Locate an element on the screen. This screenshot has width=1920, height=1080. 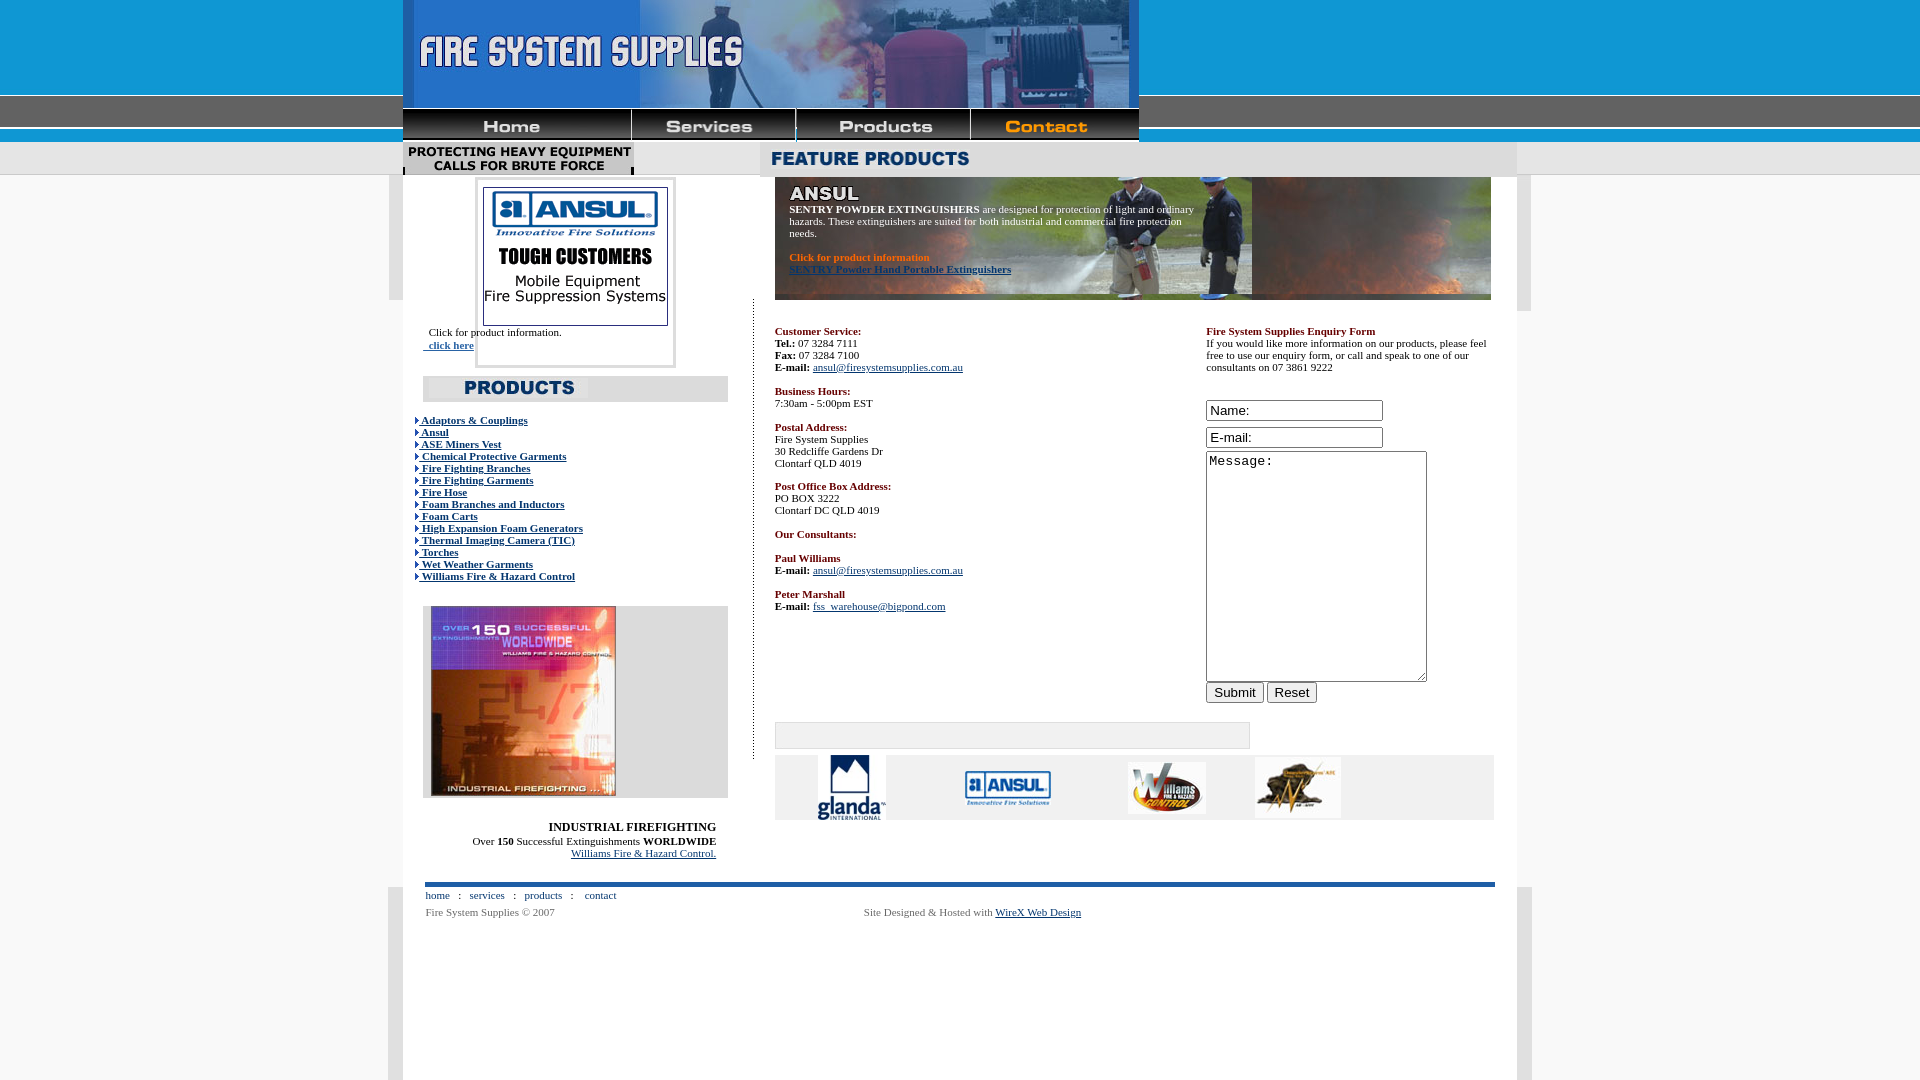
'home' is located at coordinates (435, 893).